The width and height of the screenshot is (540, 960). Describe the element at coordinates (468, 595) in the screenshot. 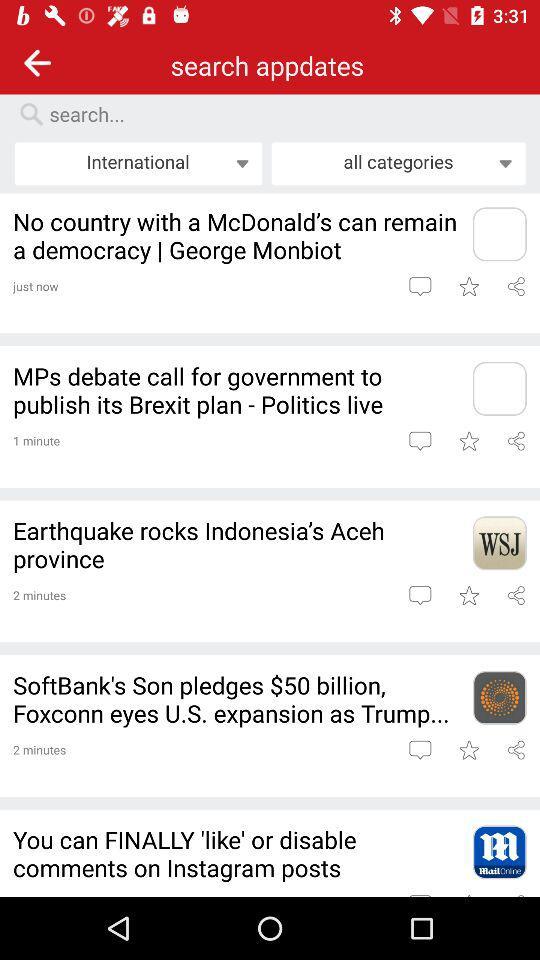

I see `save` at that location.